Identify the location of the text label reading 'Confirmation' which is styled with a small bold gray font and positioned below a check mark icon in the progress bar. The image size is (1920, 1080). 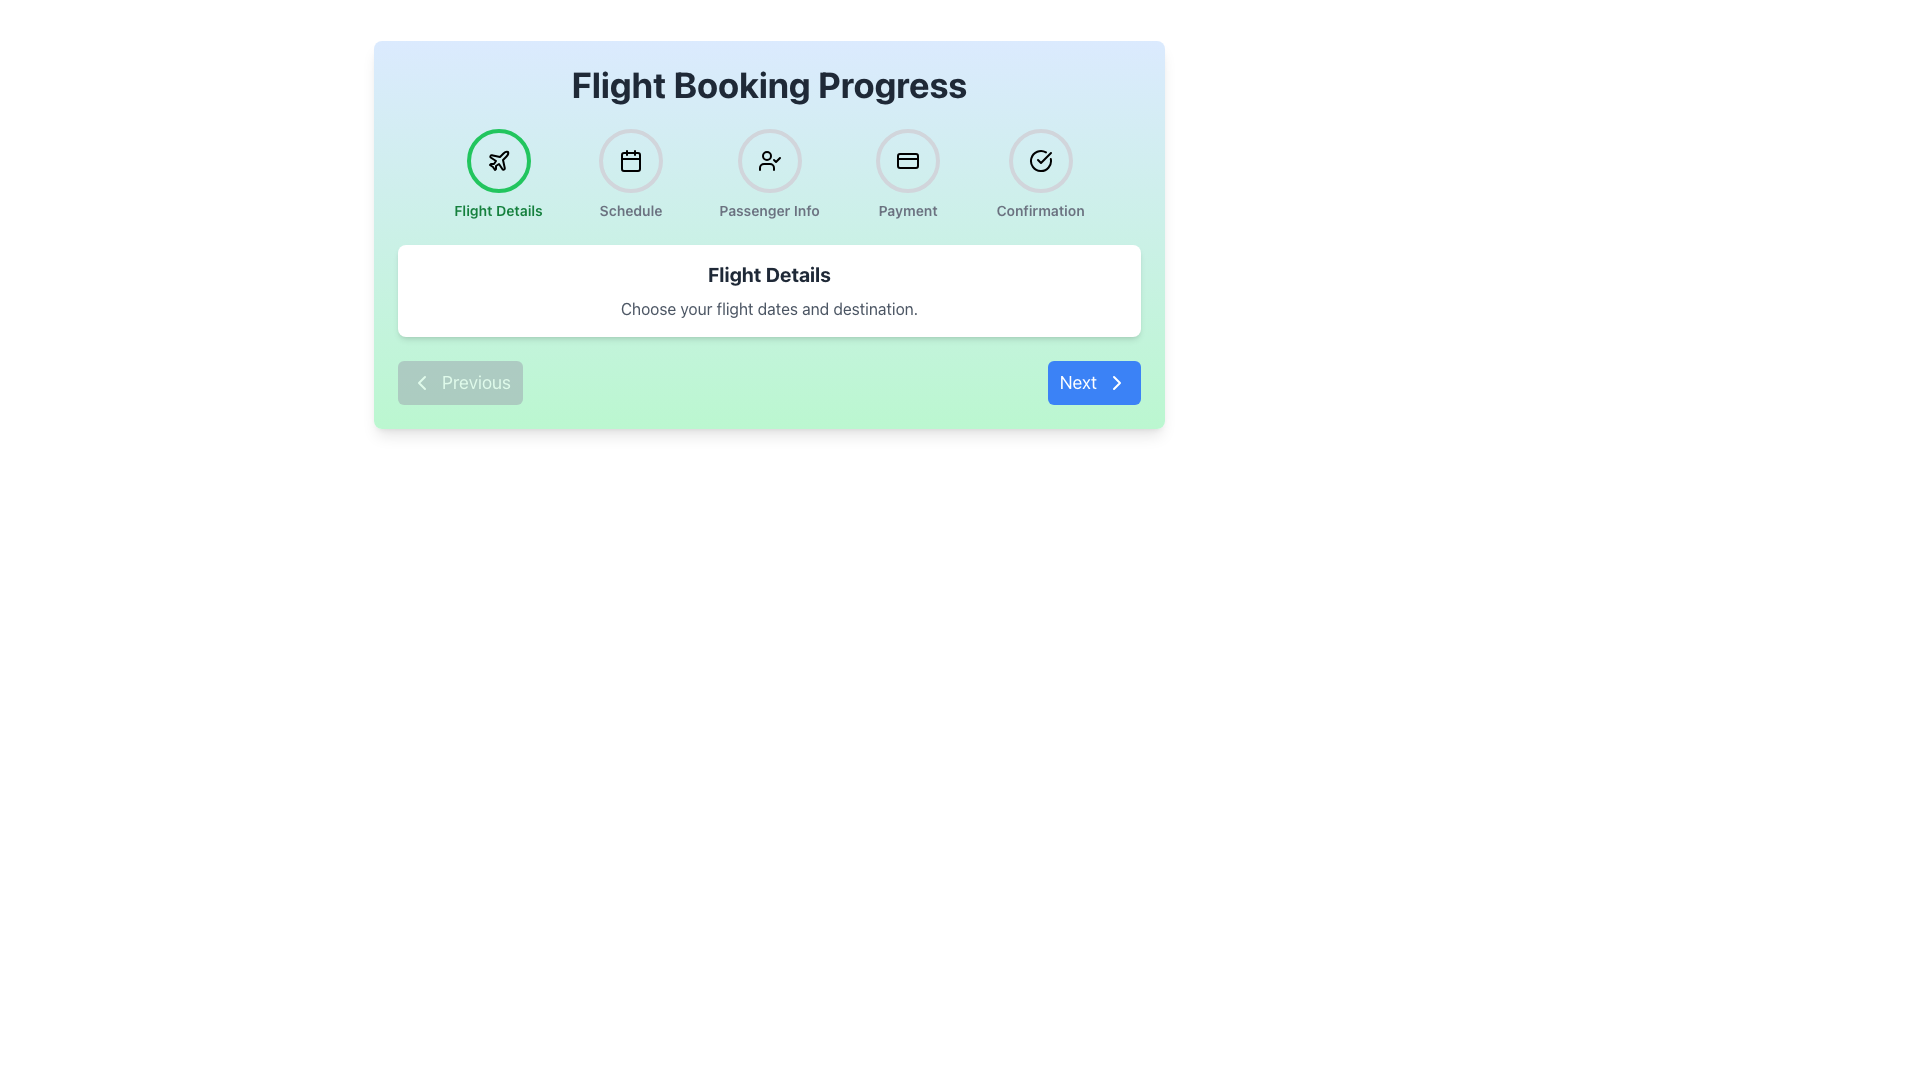
(1040, 211).